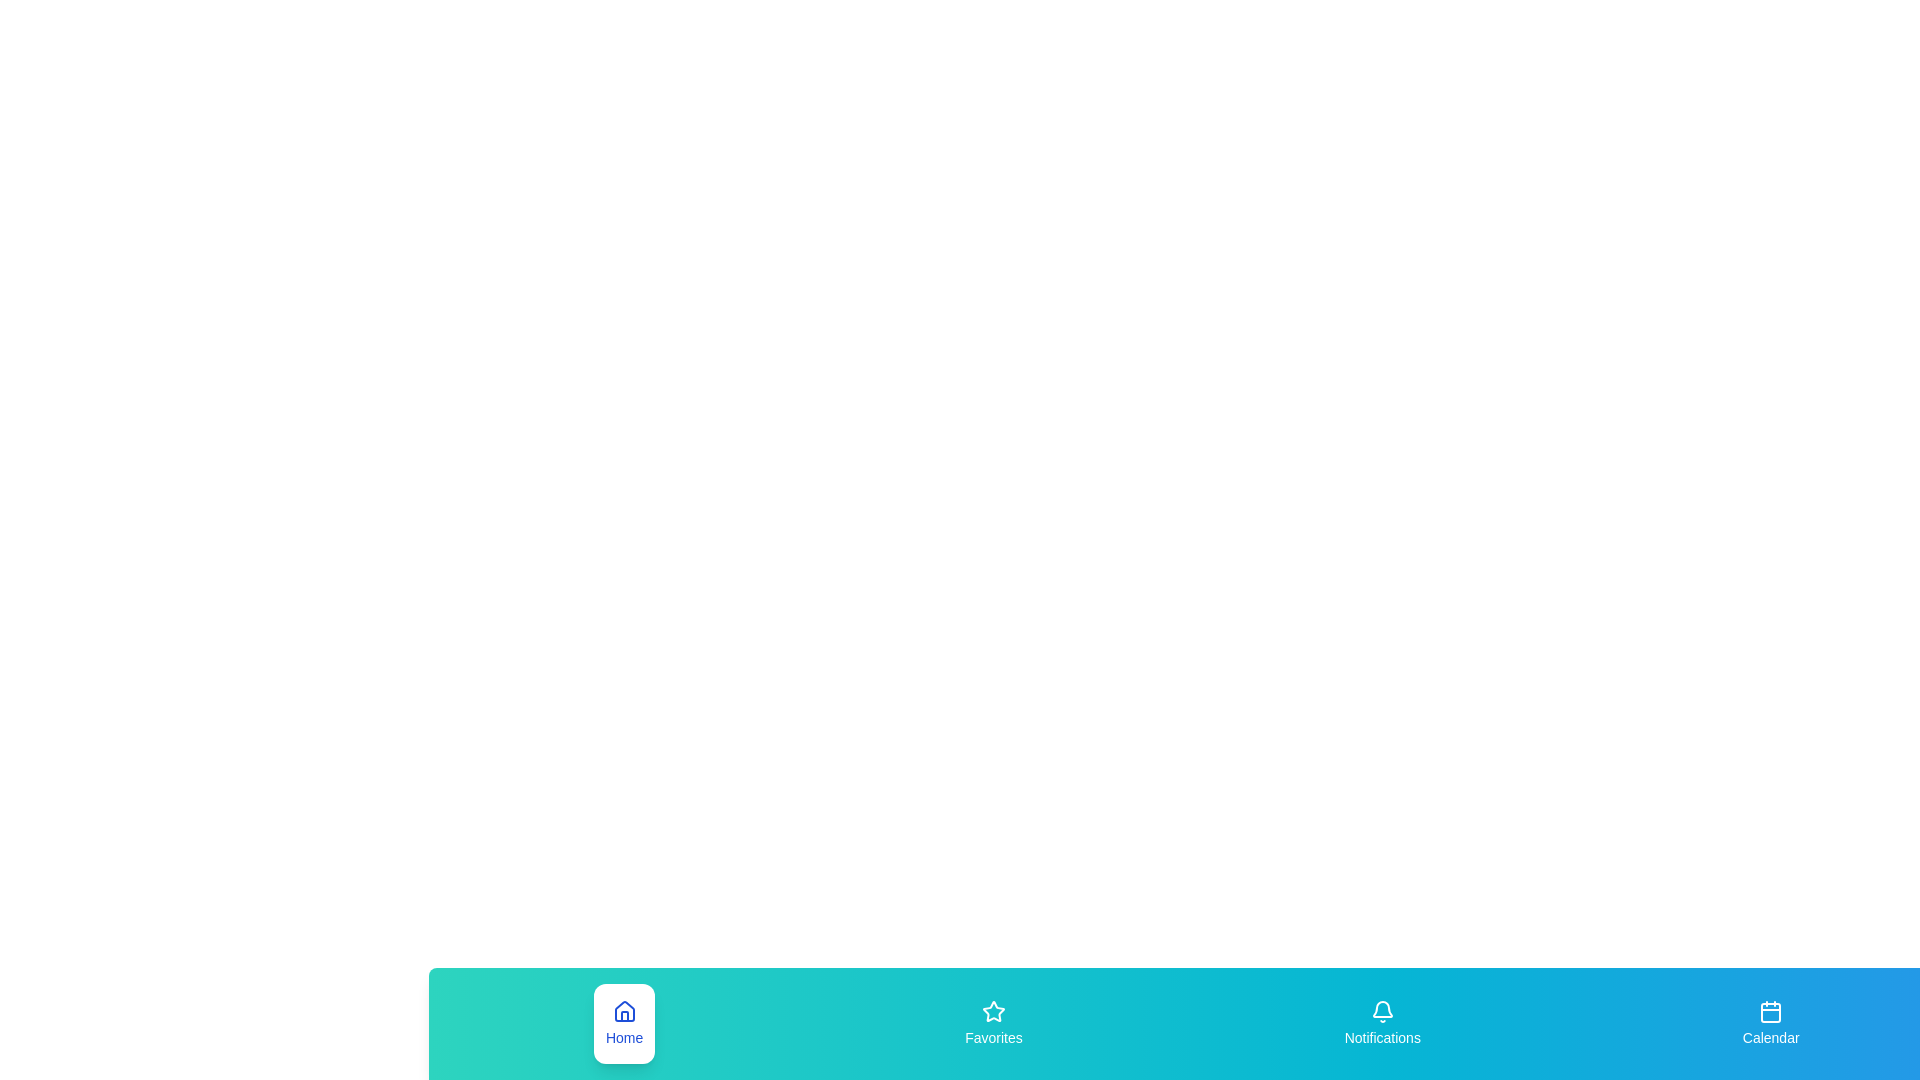 This screenshot has width=1920, height=1080. What do you see at coordinates (623, 1023) in the screenshot?
I see `the Home button to inspect its tooltip` at bounding box center [623, 1023].